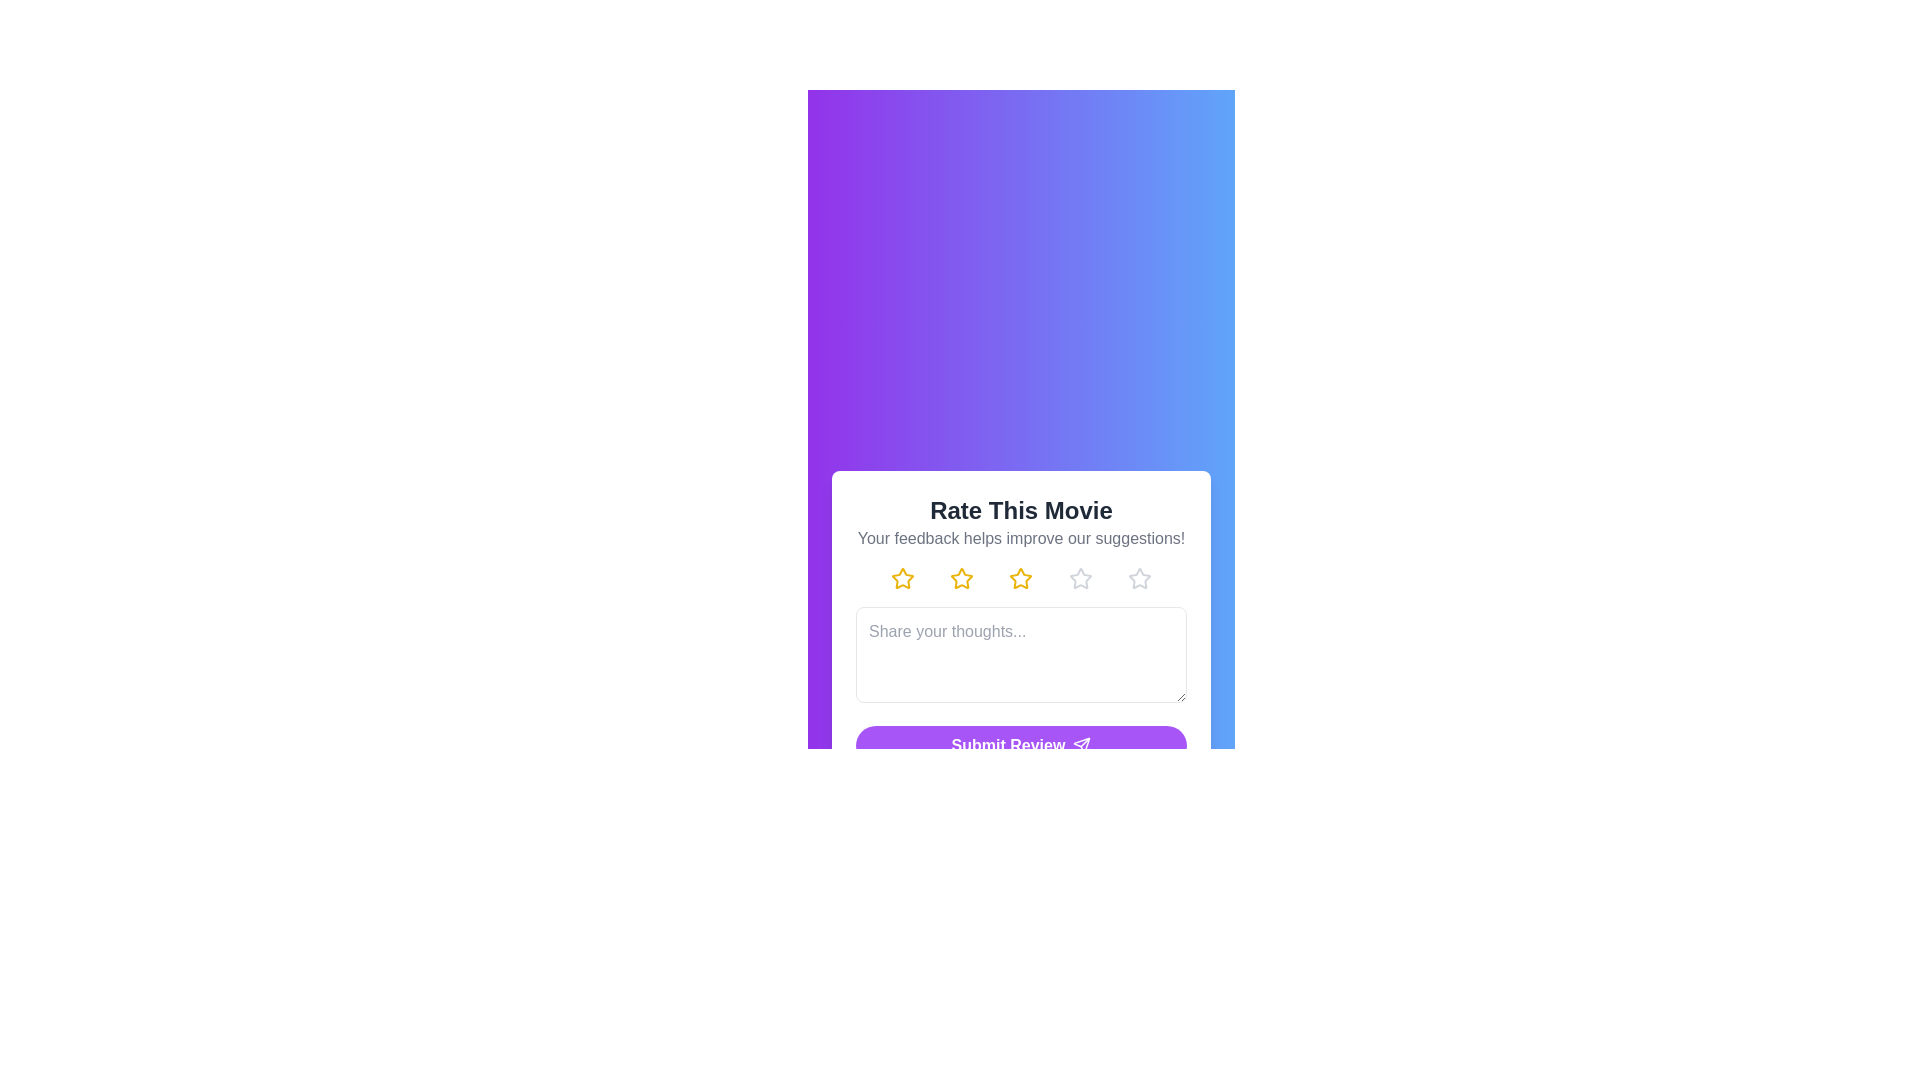 This screenshot has width=1920, height=1080. Describe the element at coordinates (902, 578) in the screenshot. I see `the first star icon in the five-star rating system located below 'Rate This Movie' for visual feedback` at that location.